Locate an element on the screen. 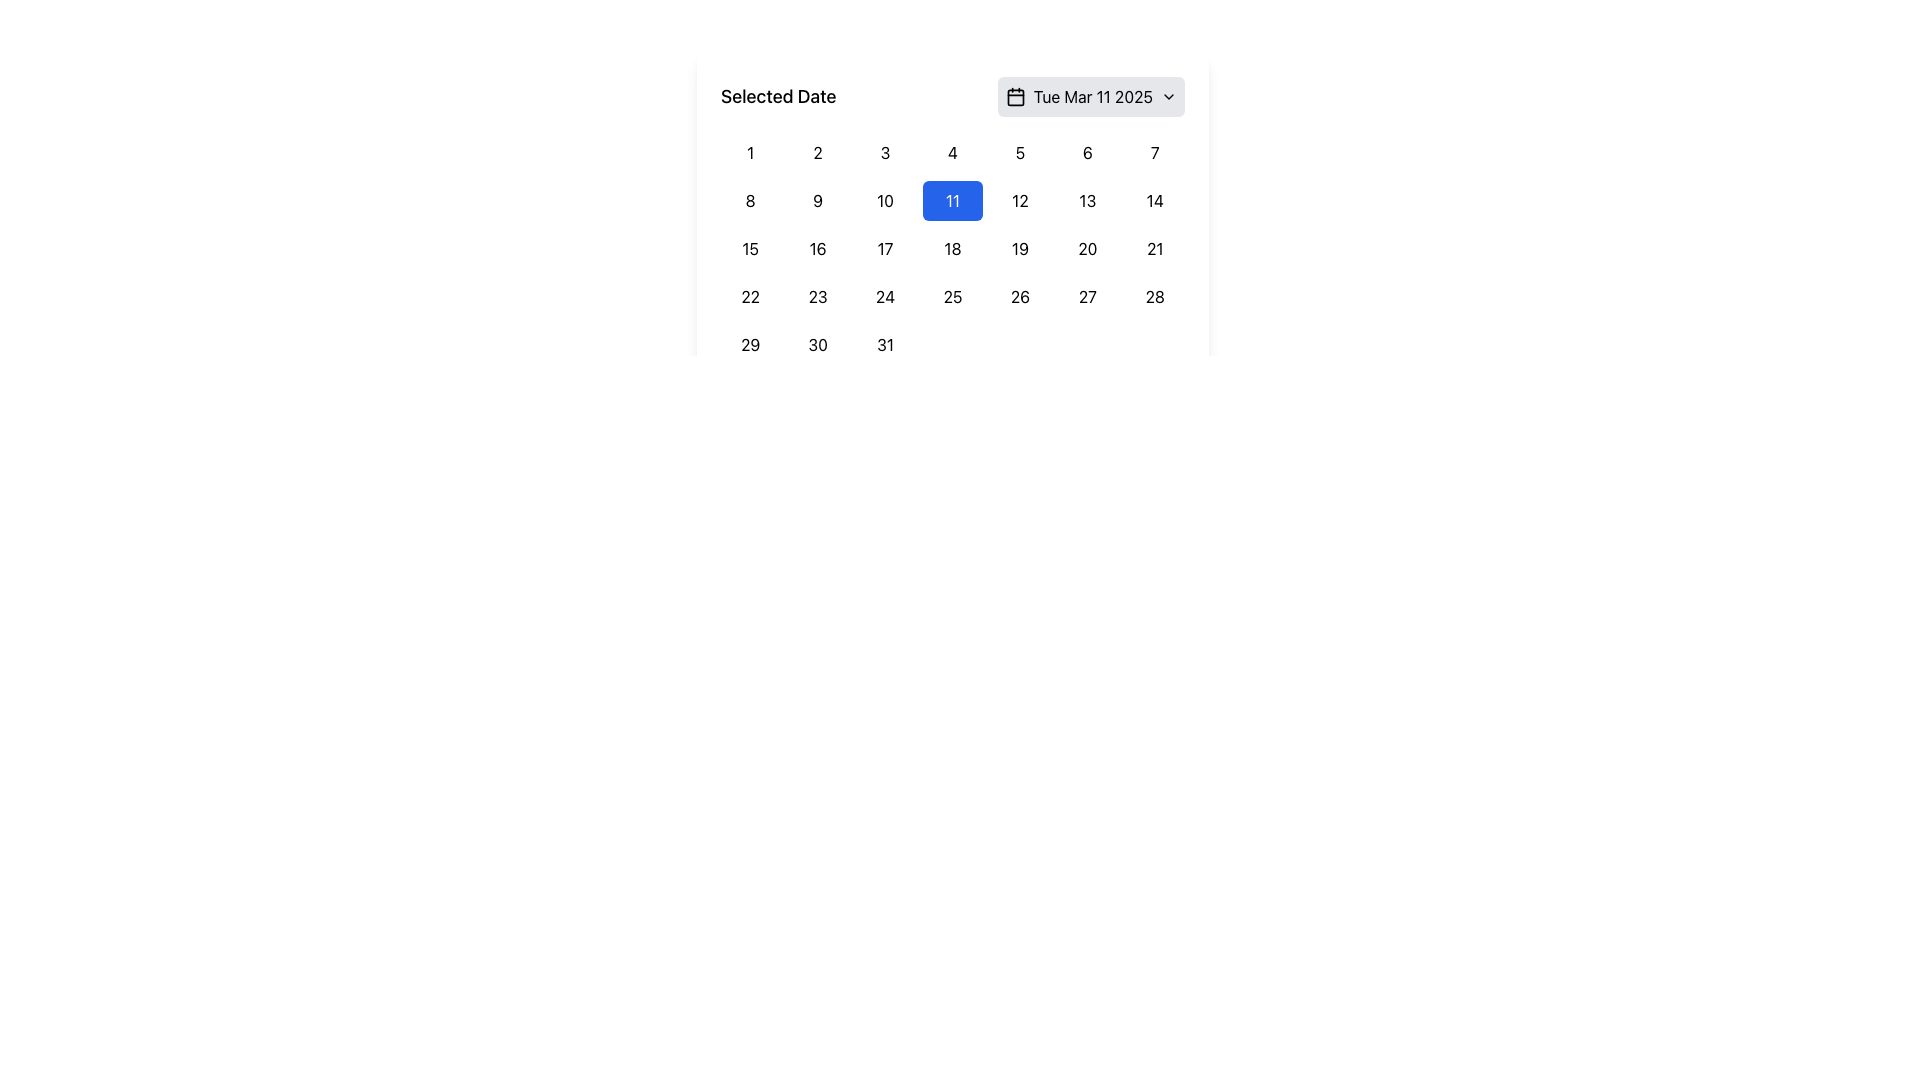 The image size is (1920, 1080). the calendar date button representing the date '4' is located at coordinates (951, 152).